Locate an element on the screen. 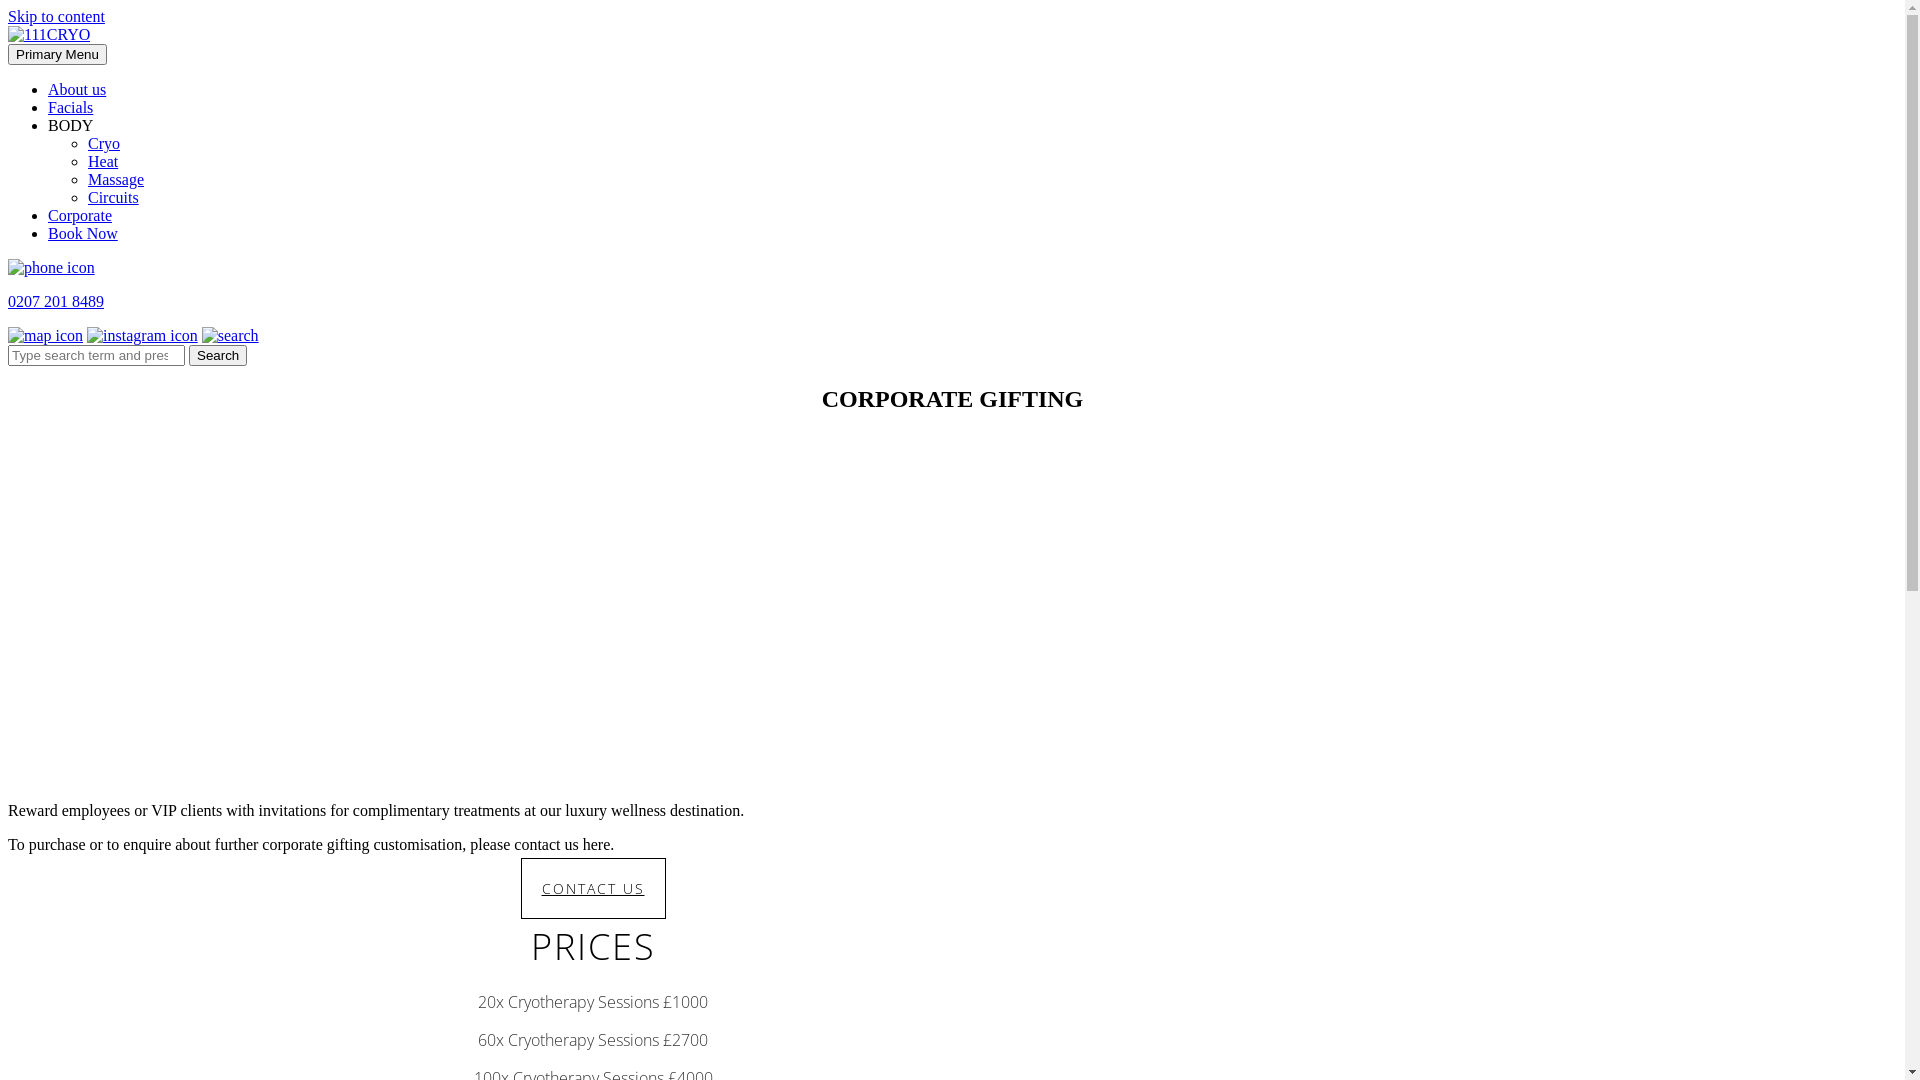 The height and width of the screenshot is (1080, 1920). '0207 201 8489' is located at coordinates (8, 301).